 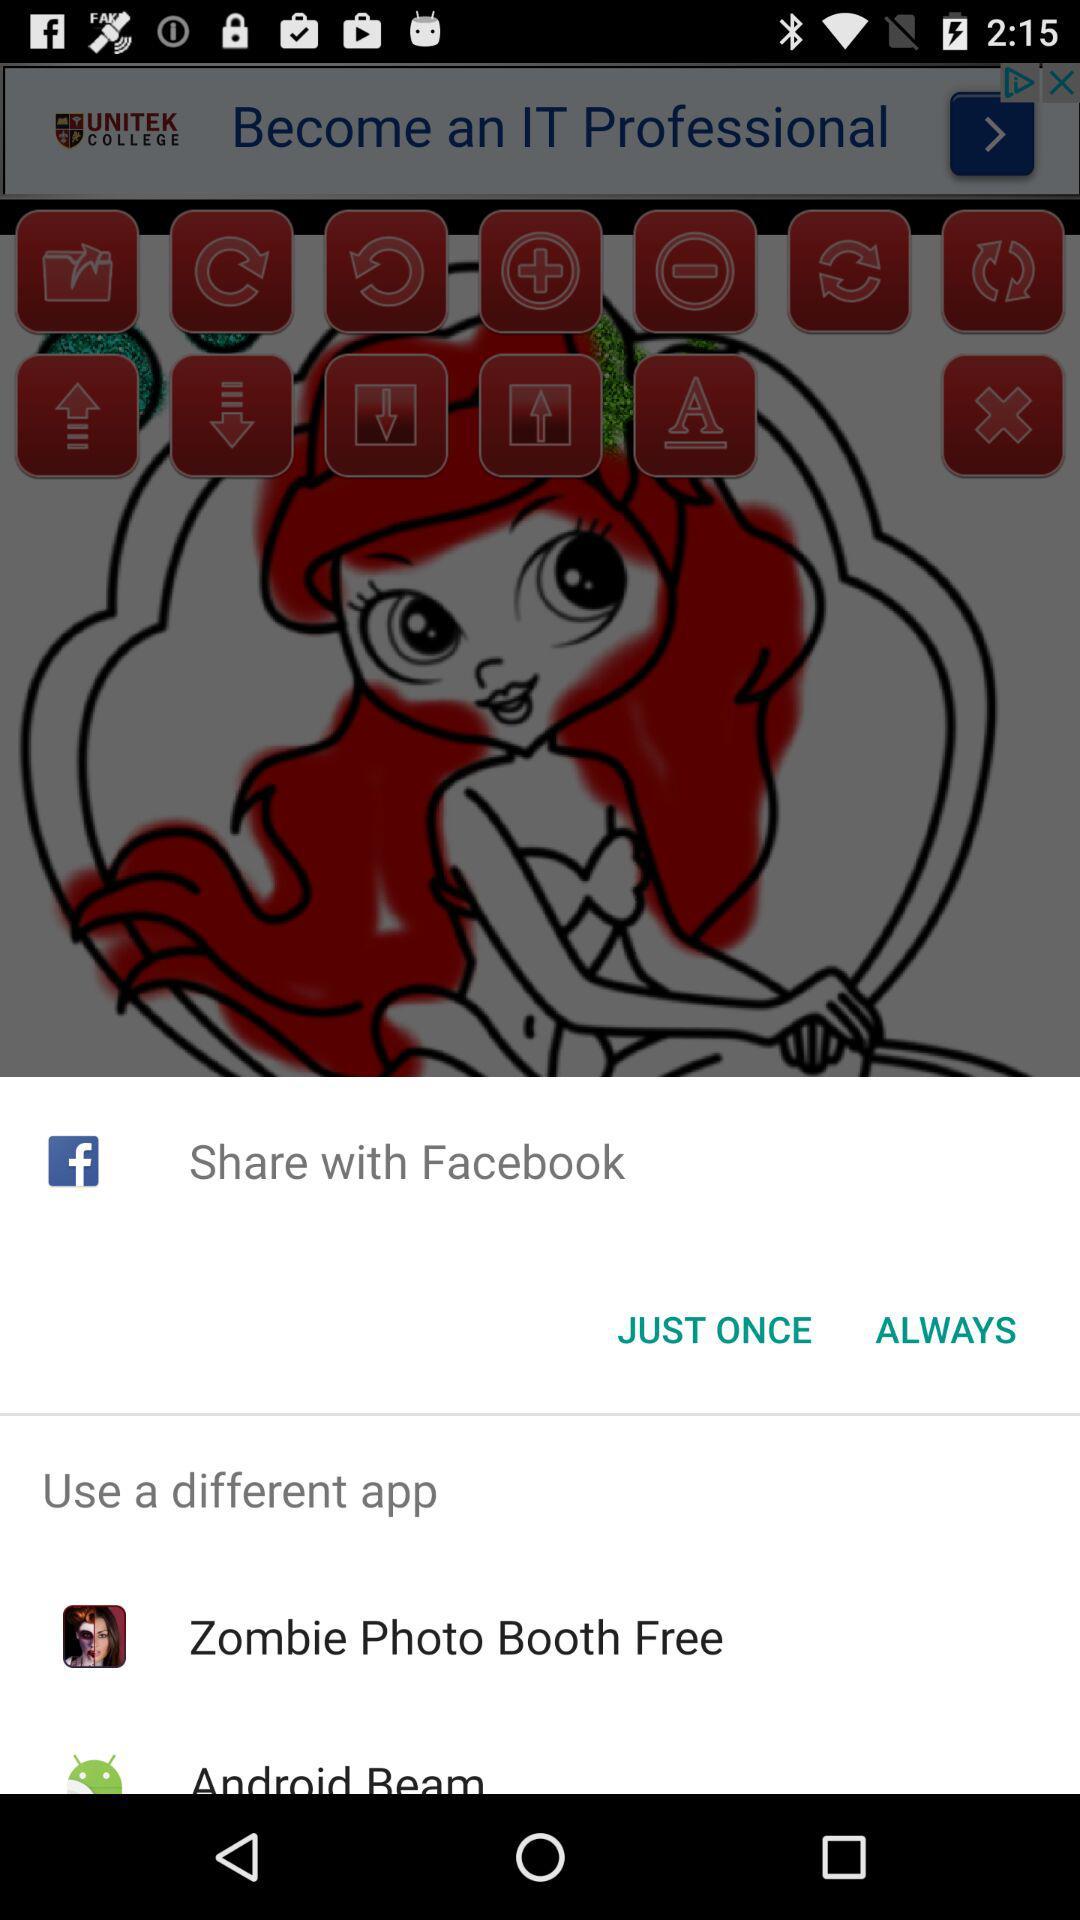 I want to click on item next to the just once button, so click(x=945, y=1329).